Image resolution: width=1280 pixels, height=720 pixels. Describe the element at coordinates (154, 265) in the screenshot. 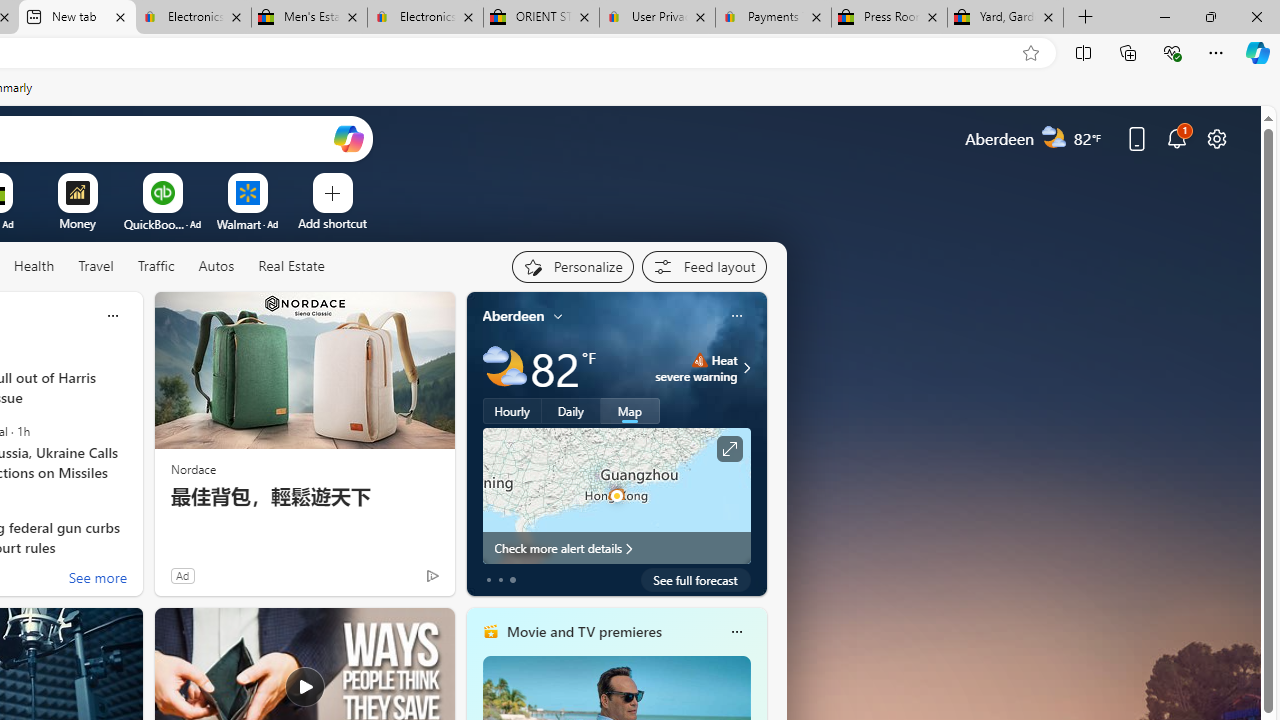

I see `'Traffic'` at that location.